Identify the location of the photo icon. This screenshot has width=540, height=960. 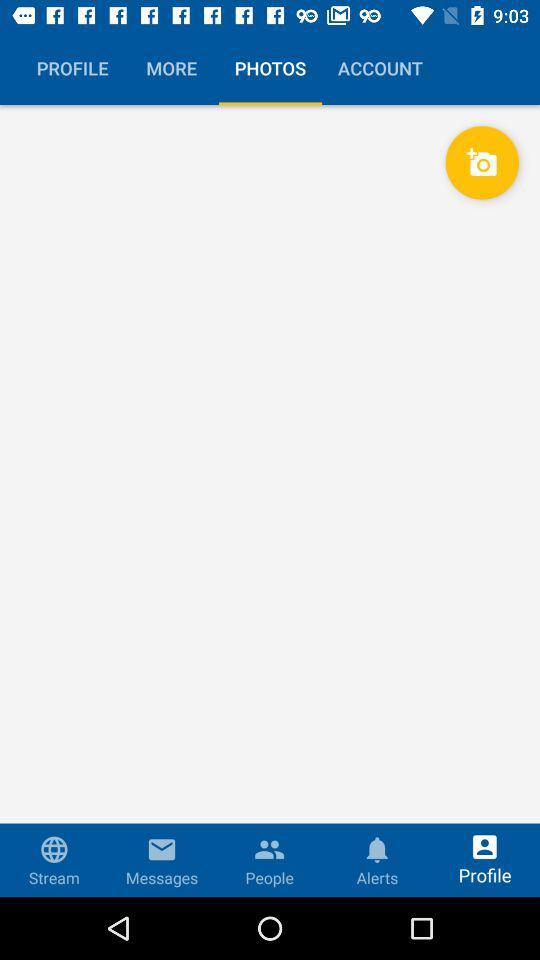
(481, 161).